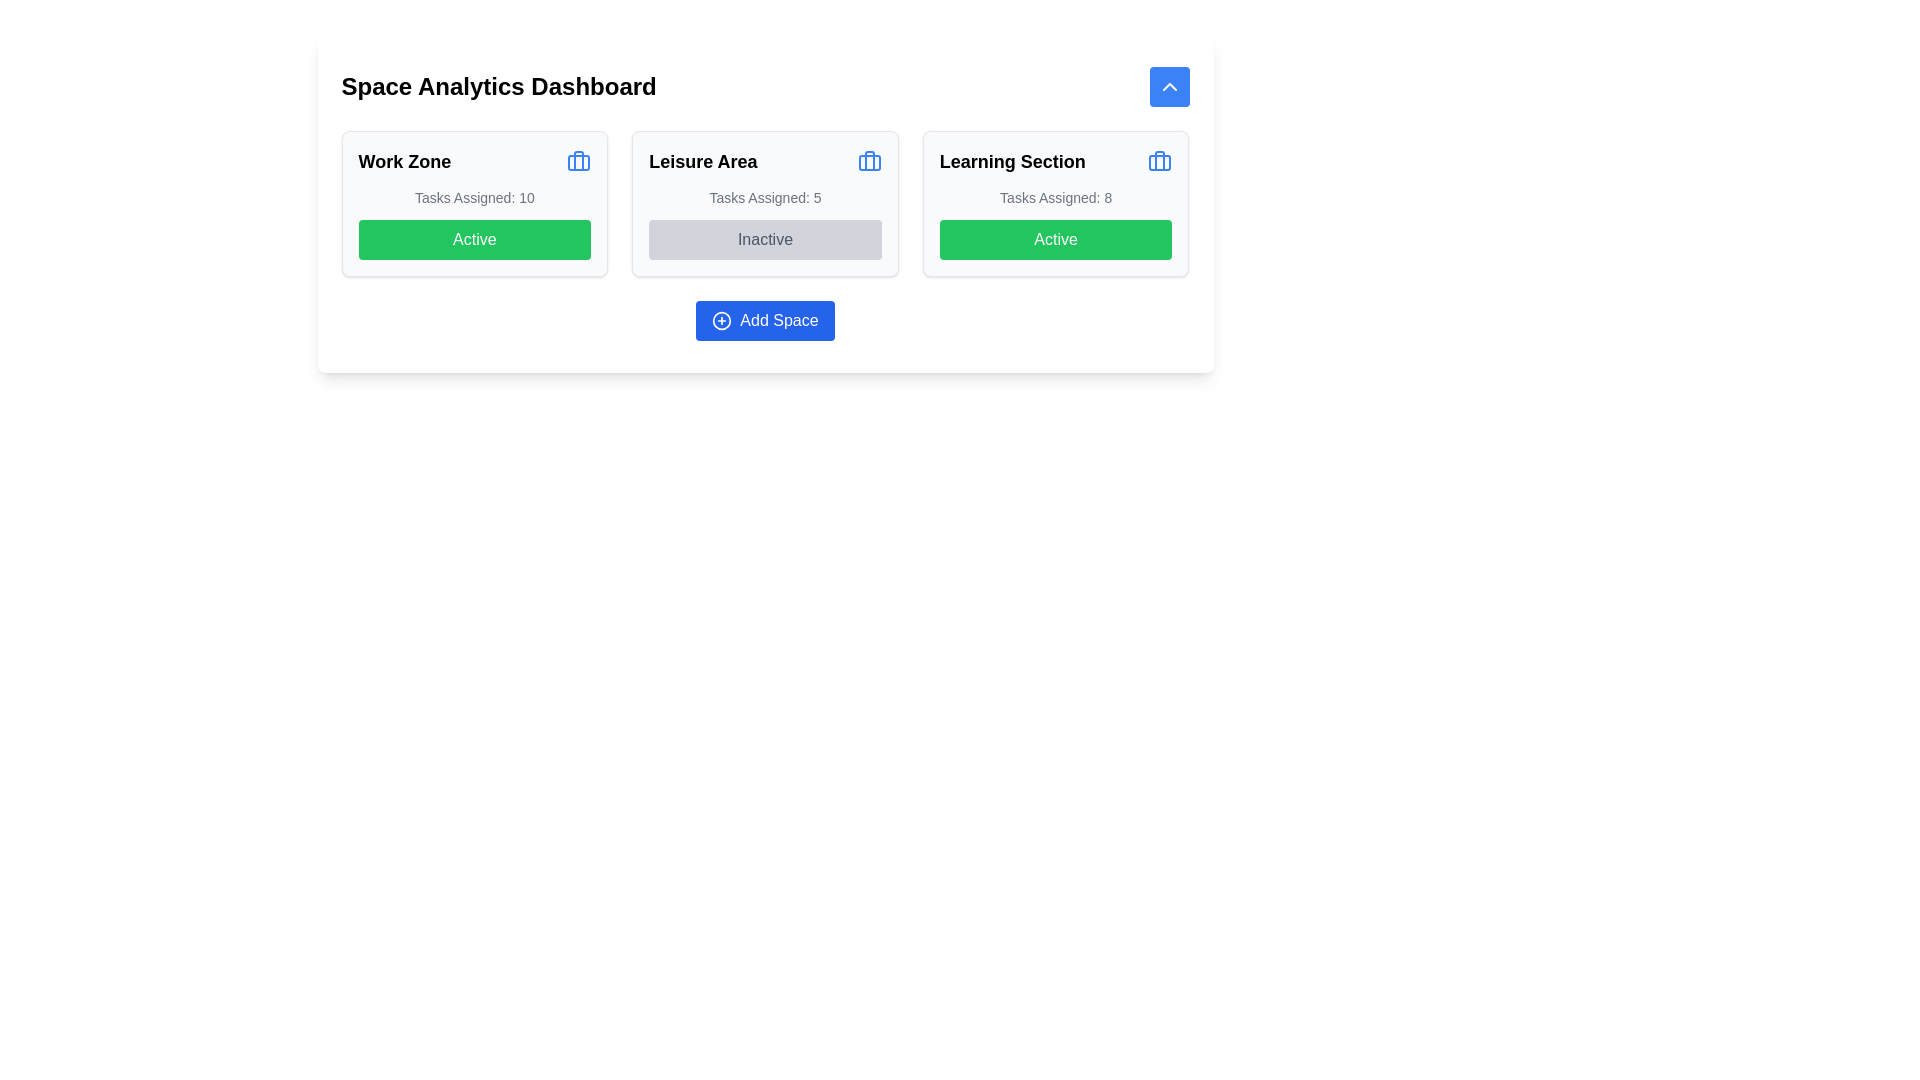 The height and width of the screenshot is (1080, 1920). I want to click on the static text label indicating the number of tasks assigned to the 'Learning Section', located centrally below the 'Learning Section' heading and above the 'Active' button, so click(1055, 197).